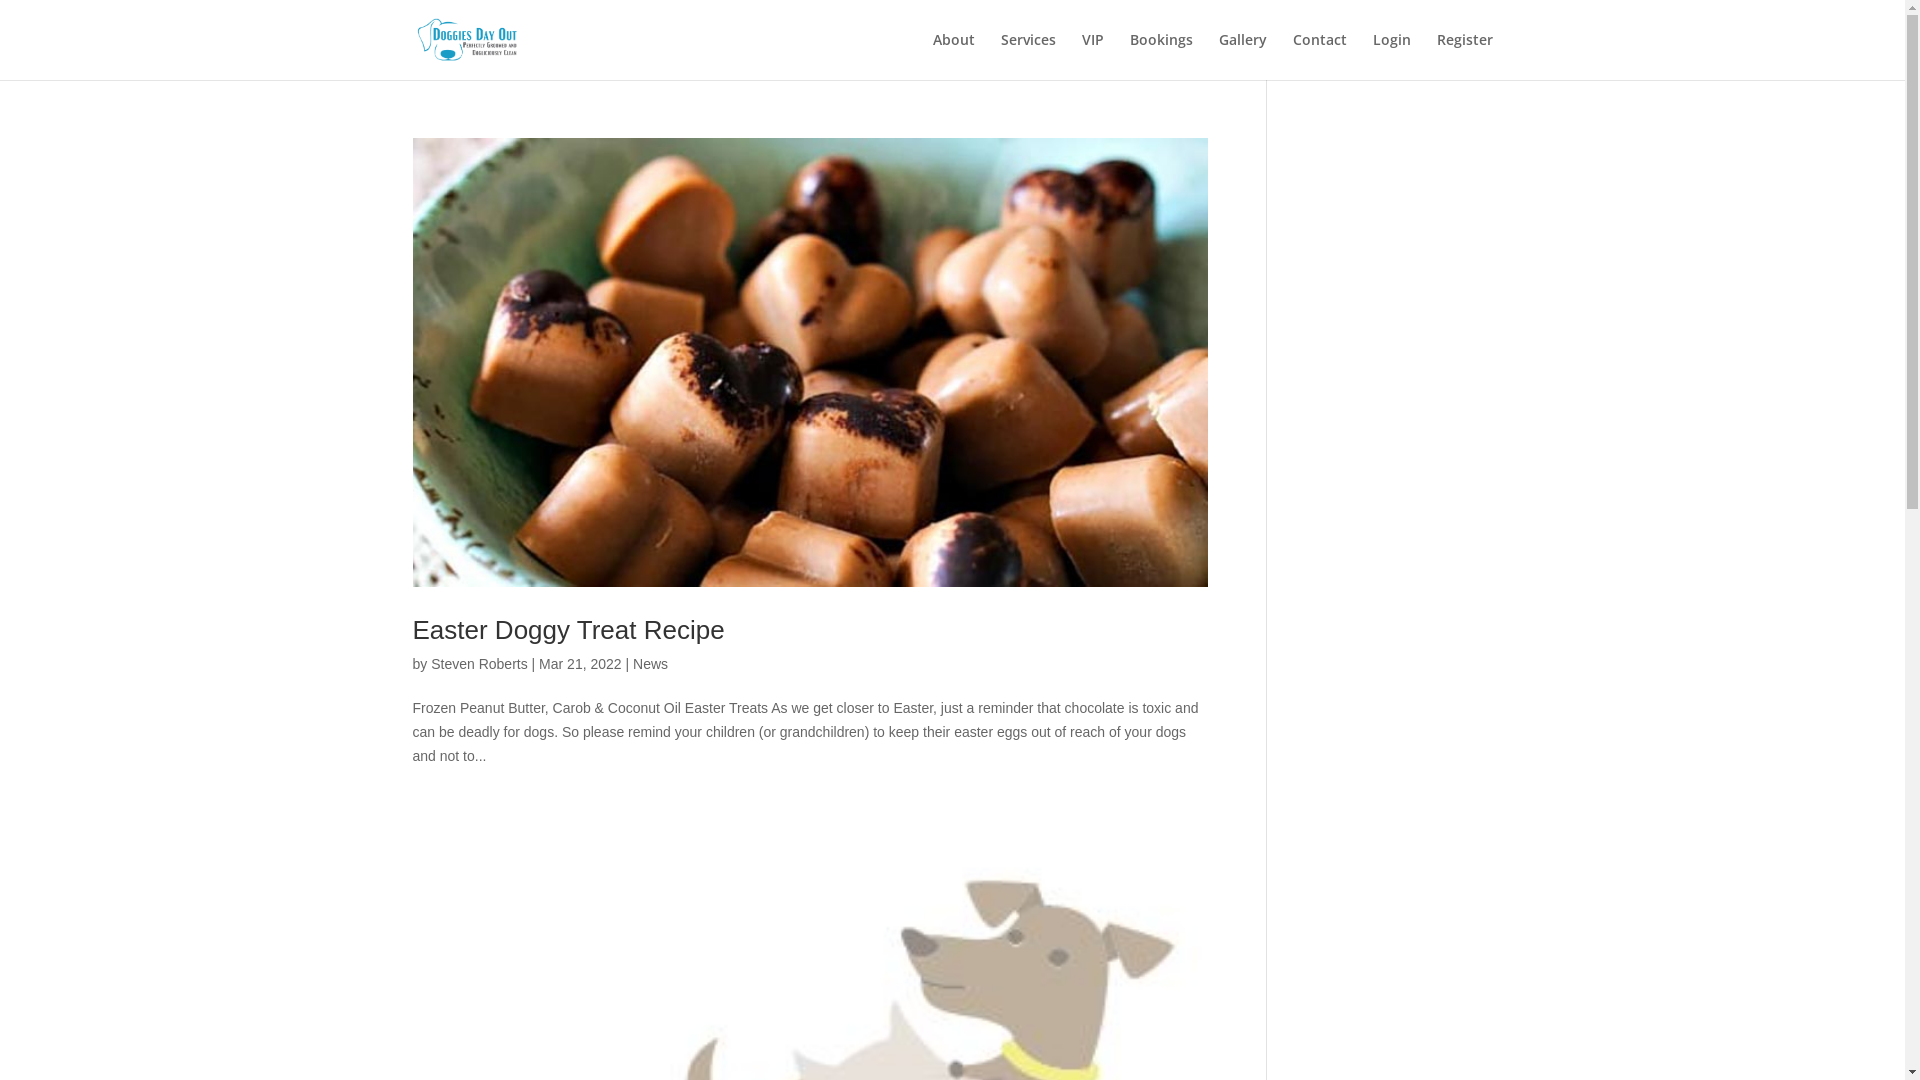  I want to click on 'VIP', so click(1092, 55).